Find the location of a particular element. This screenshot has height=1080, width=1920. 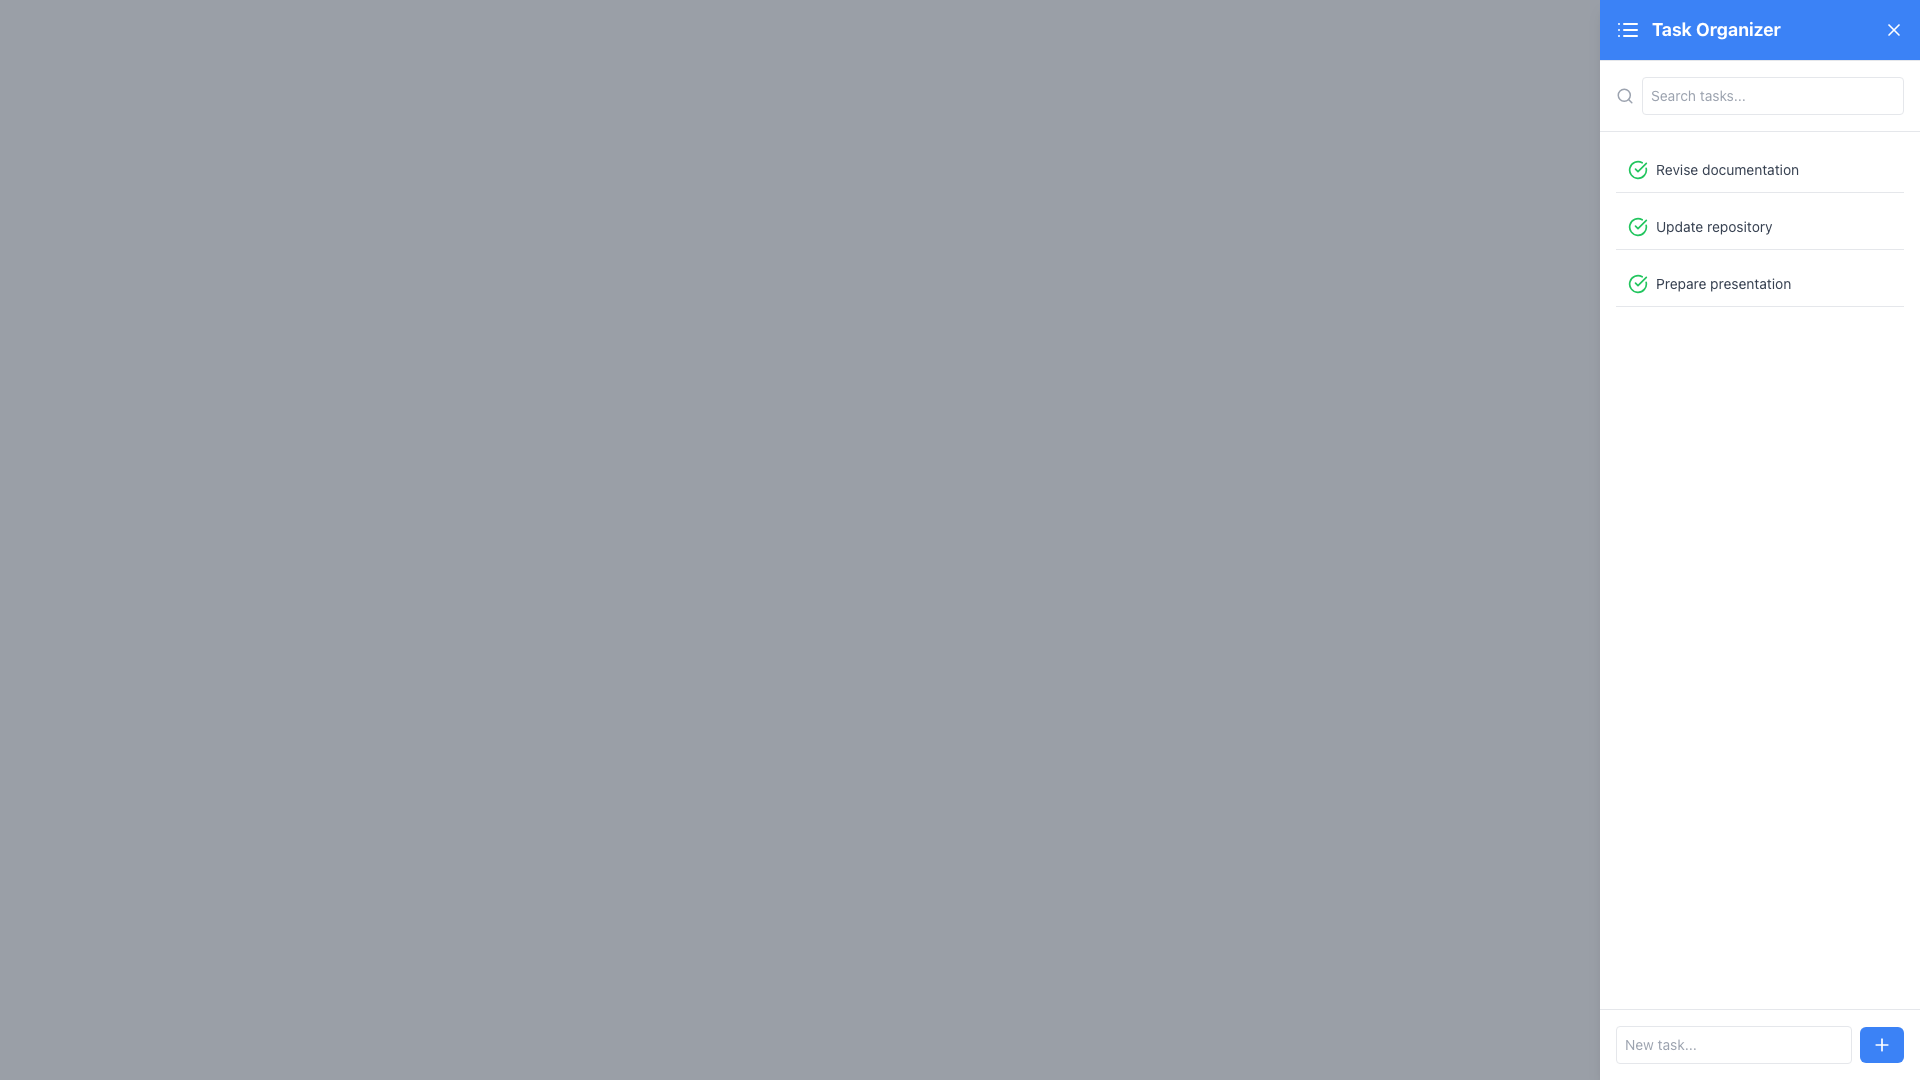

the Icon button that marks the 'Prepare presentation' task as complete is located at coordinates (1637, 284).